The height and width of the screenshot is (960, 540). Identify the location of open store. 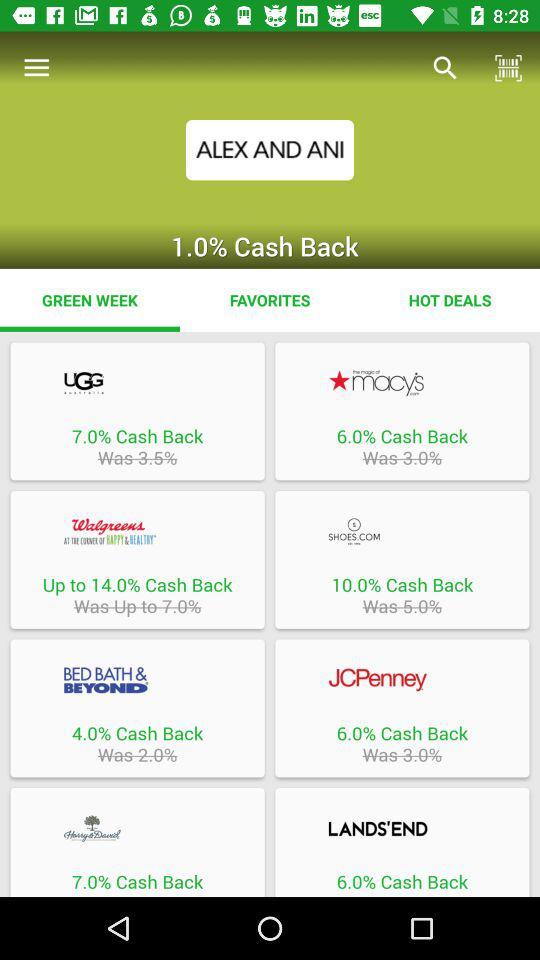
(136, 680).